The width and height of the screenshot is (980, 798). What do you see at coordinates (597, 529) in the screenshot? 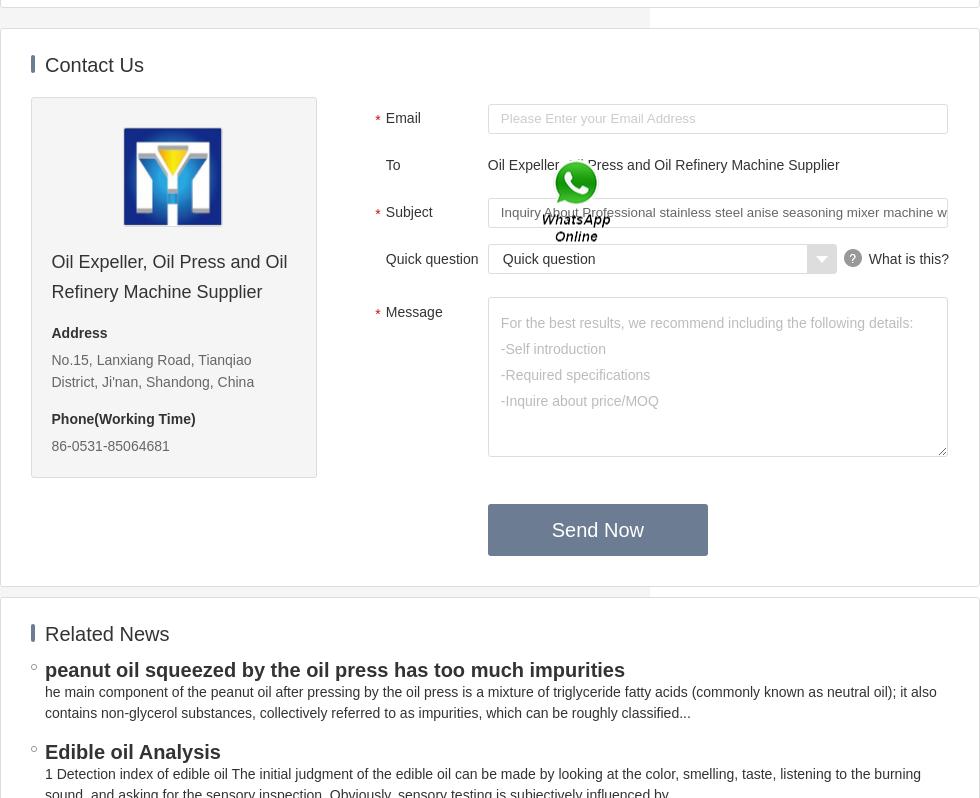
I see `'Send Now'` at bounding box center [597, 529].